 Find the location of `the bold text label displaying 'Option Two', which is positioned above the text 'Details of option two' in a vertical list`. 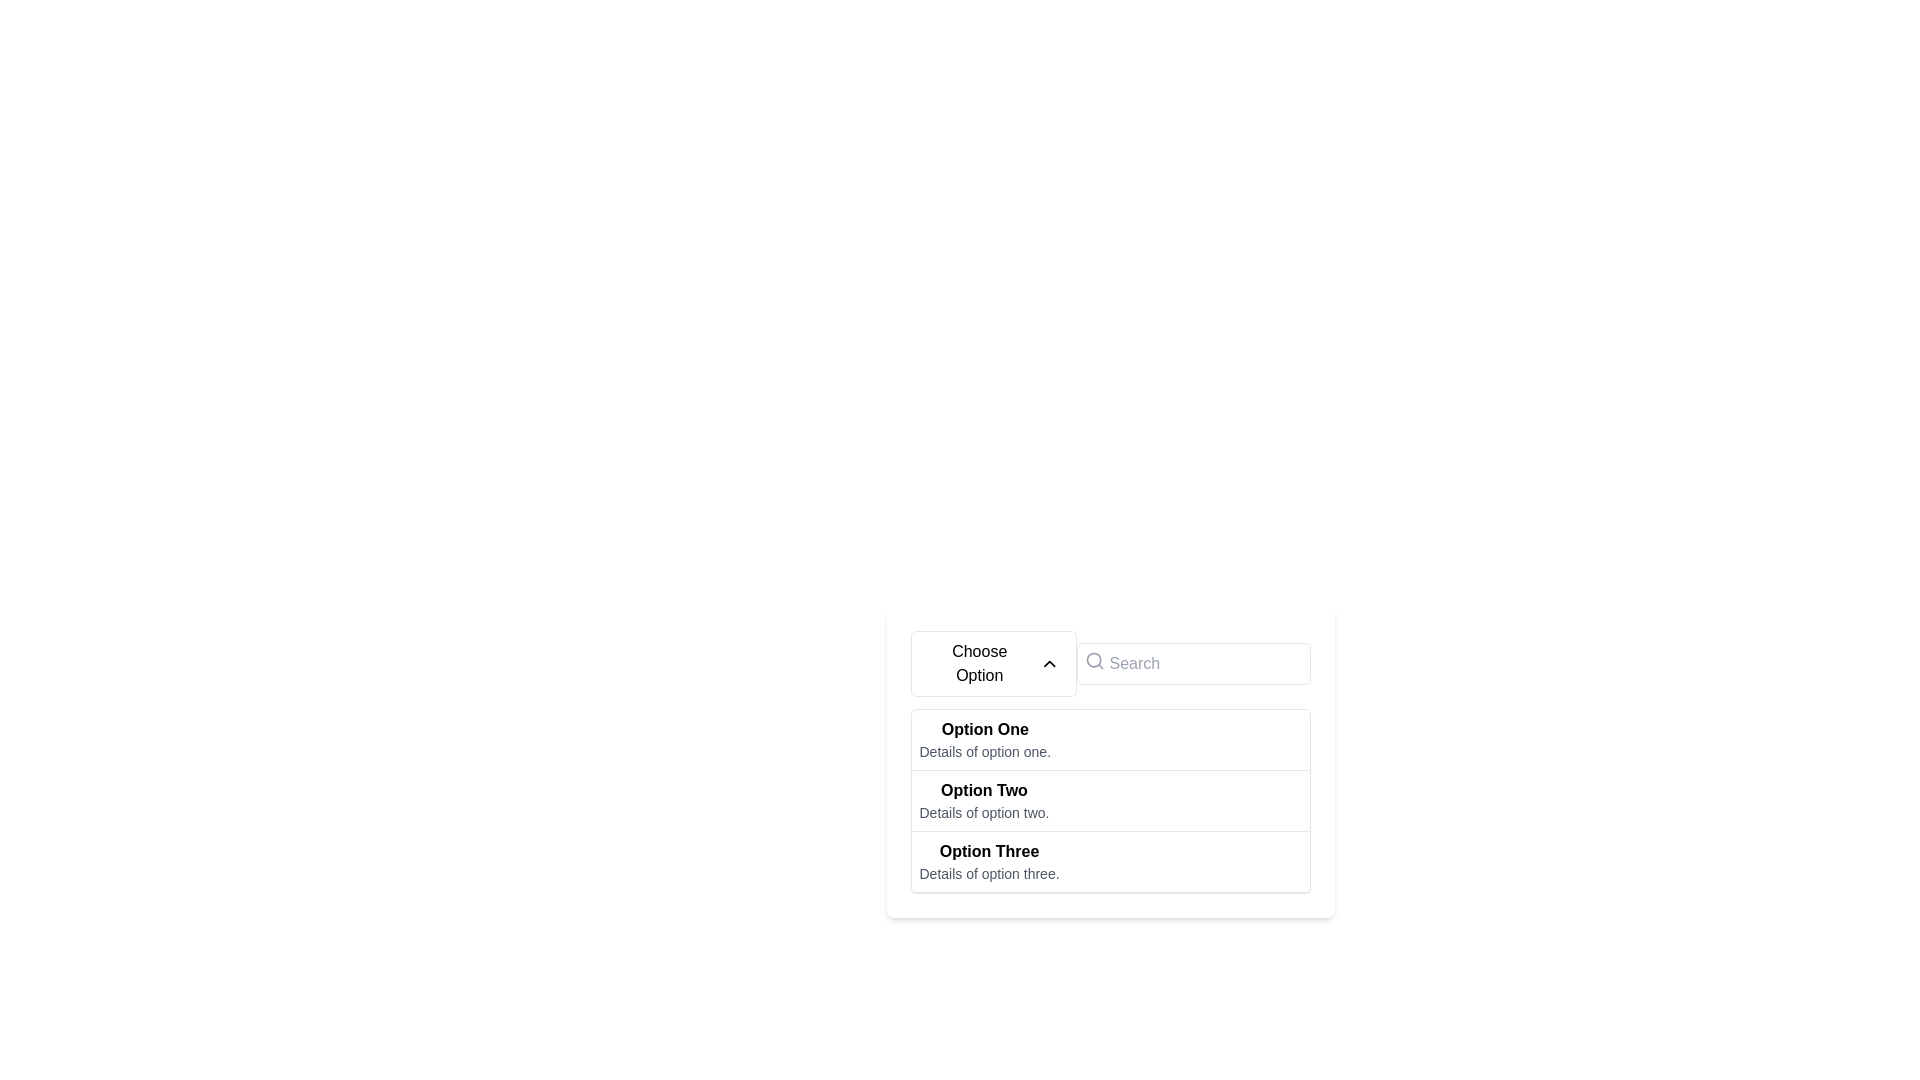

the bold text label displaying 'Option Two', which is positioned above the text 'Details of option two' in a vertical list is located at coordinates (984, 789).